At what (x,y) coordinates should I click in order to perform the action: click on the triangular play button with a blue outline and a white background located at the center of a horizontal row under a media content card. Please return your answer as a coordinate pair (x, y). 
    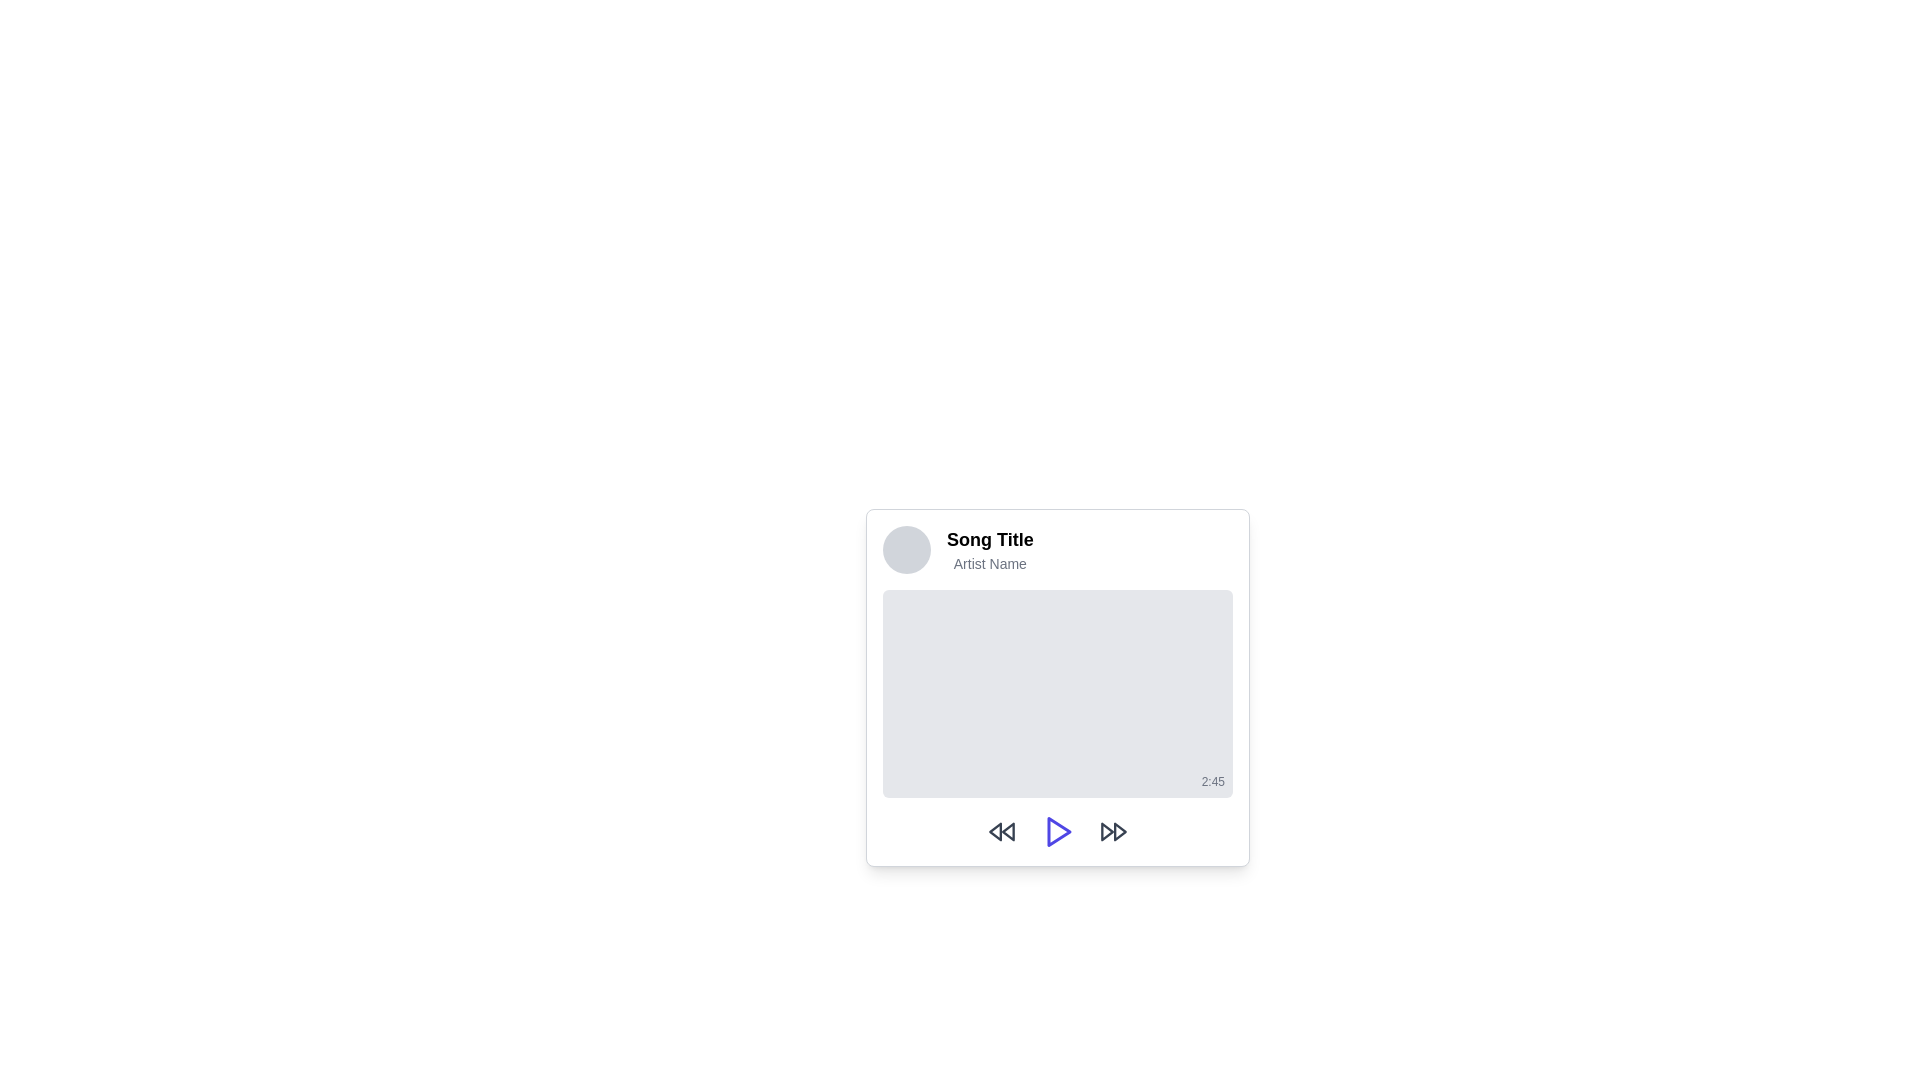
    Looking at the image, I should click on (1056, 832).